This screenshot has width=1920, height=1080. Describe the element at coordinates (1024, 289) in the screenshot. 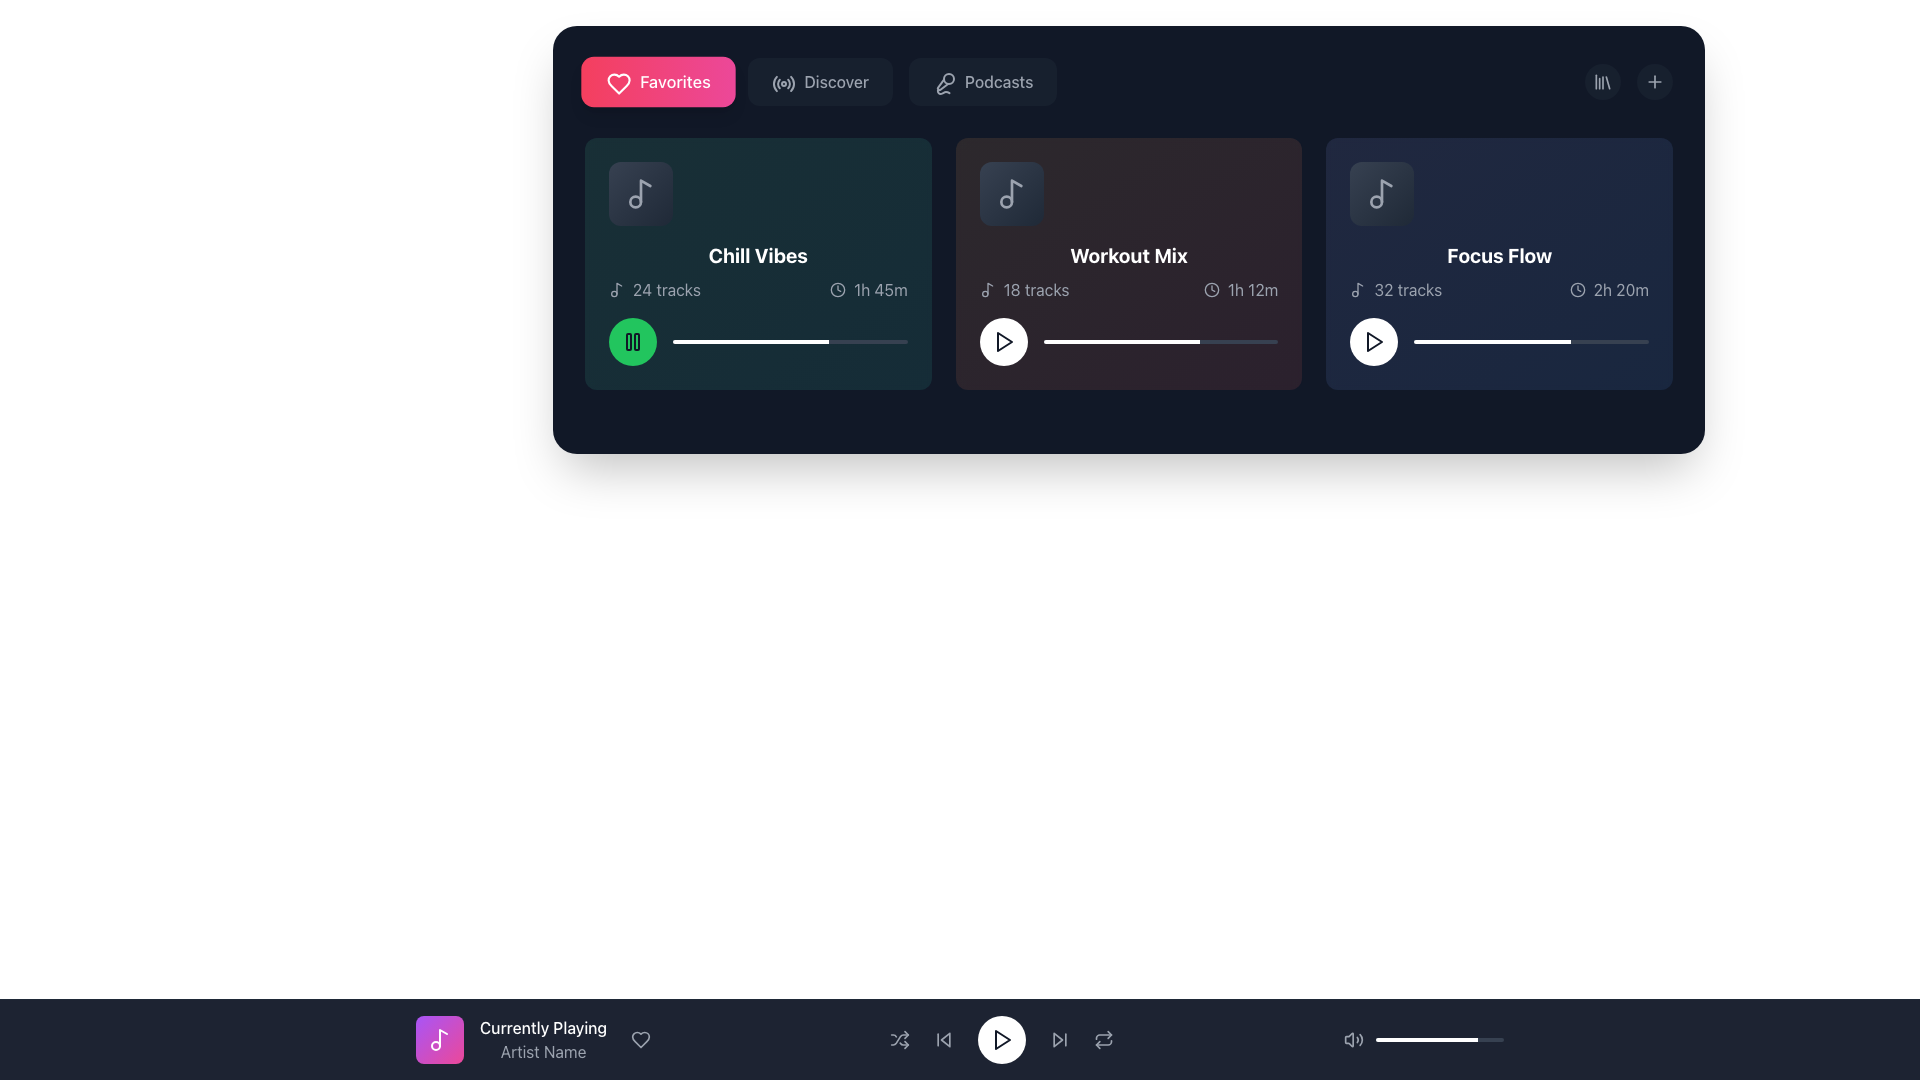

I see `the text label displaying the total number of tracks available in the 'Workout Mix' playlist, located below the title 'Workout Mix' and before the duration '1h 12m', on the second card in the central interface area` at that location.